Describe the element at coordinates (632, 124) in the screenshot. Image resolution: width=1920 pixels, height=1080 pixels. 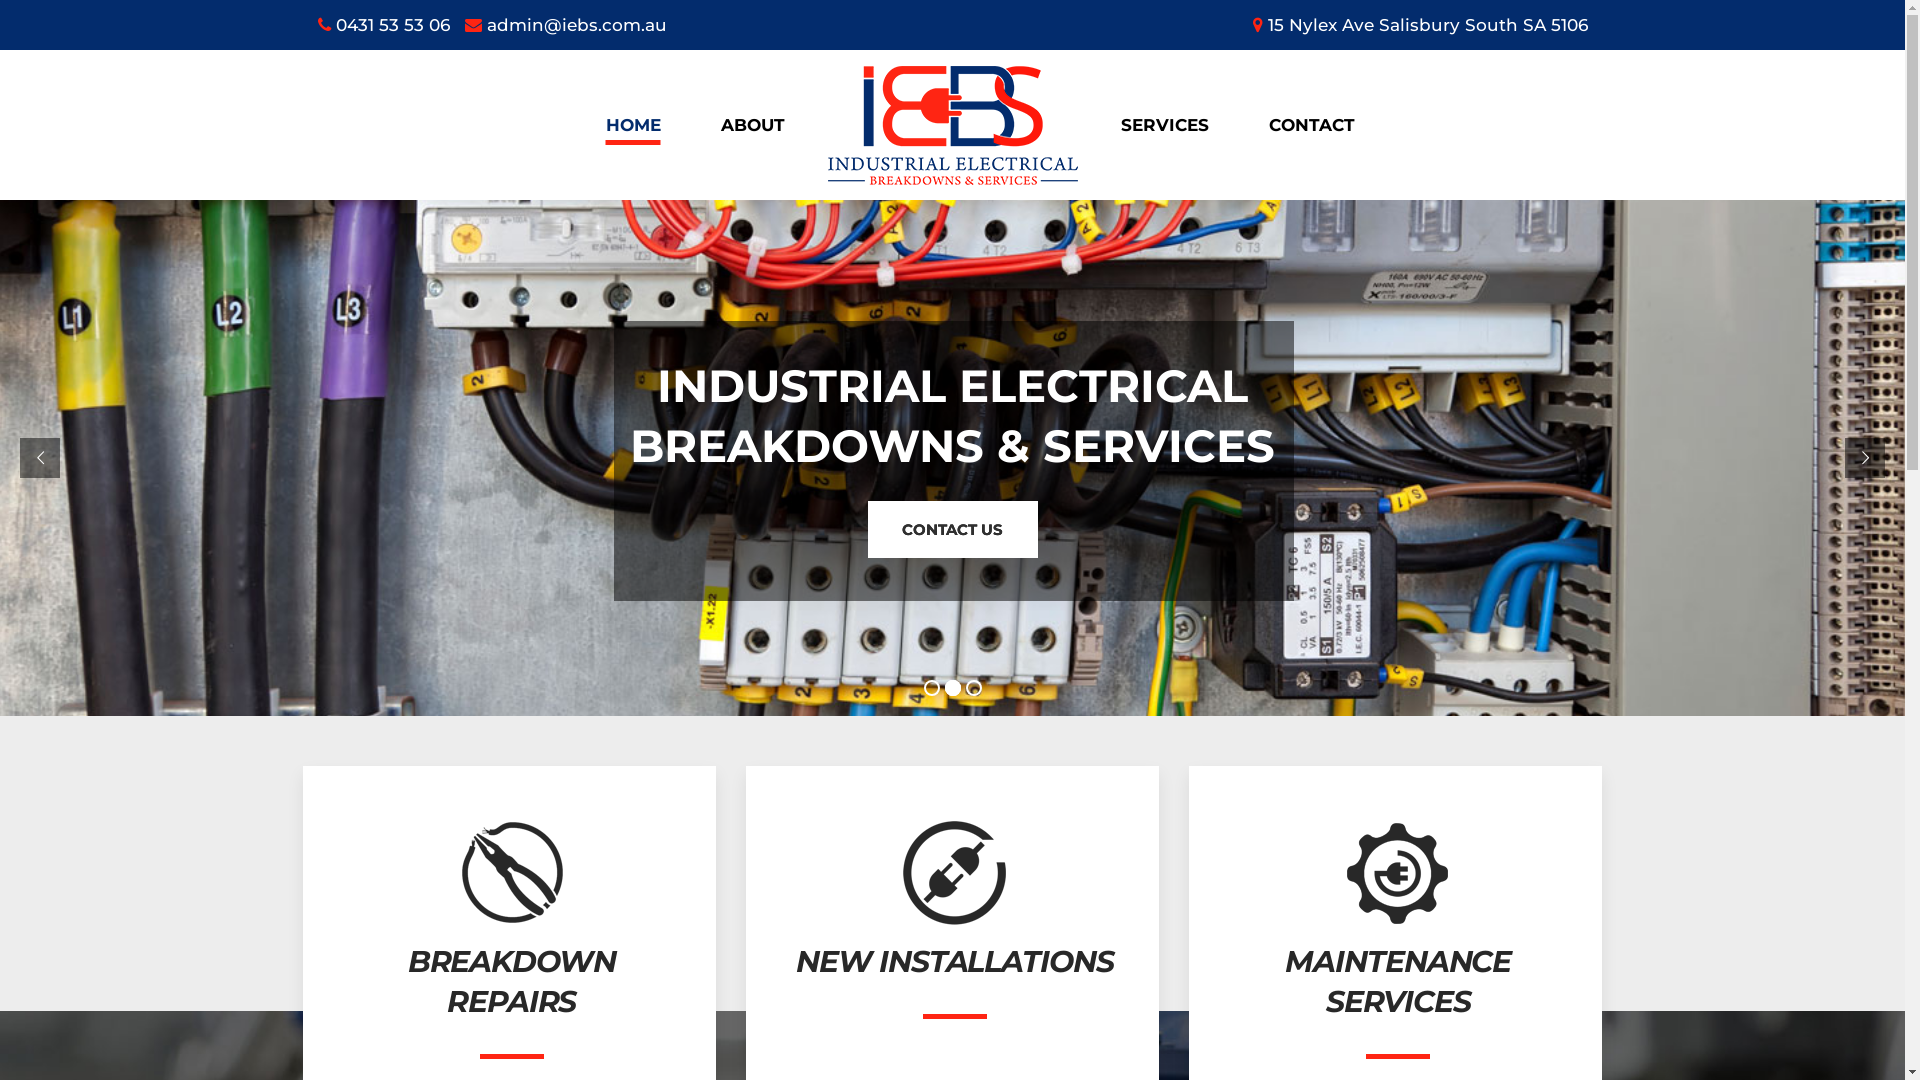
I see `'HOME'` at that location.